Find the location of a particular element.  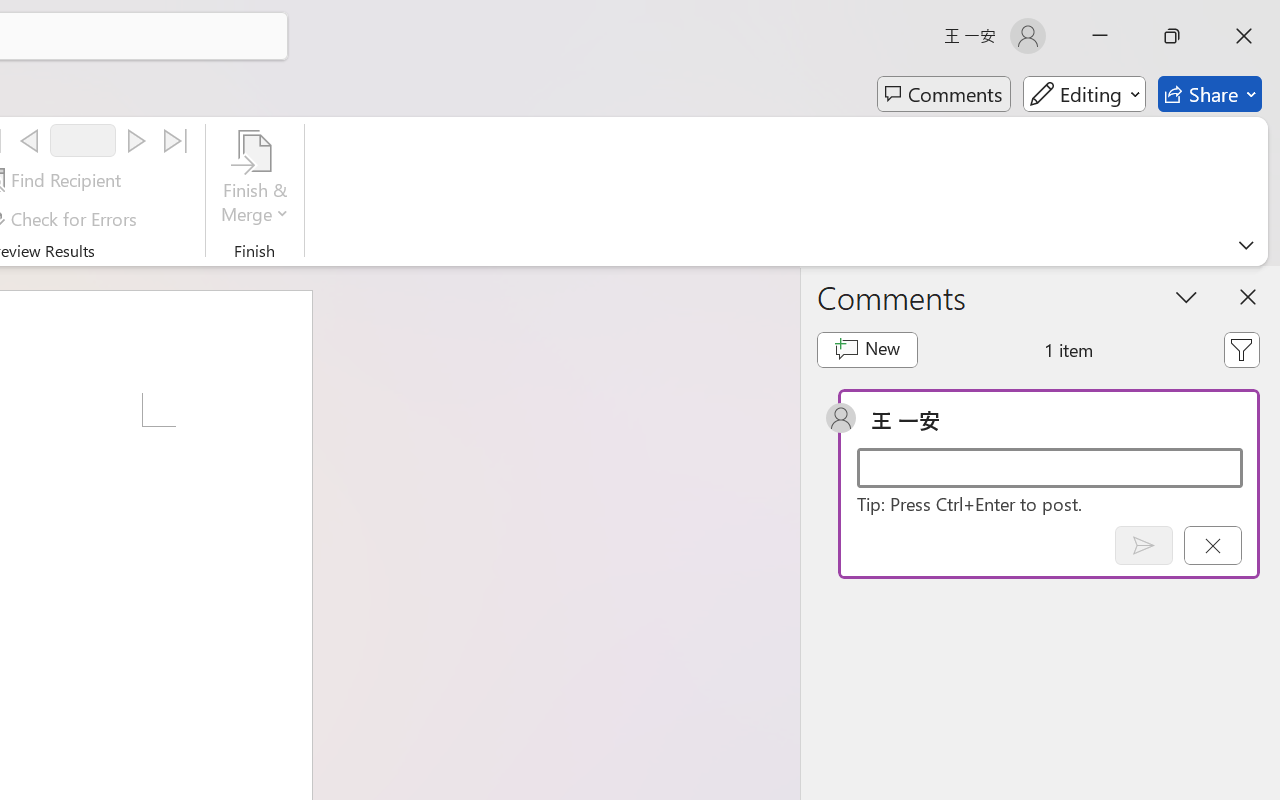

'Cancel' is located at coordinates (1211, 545).